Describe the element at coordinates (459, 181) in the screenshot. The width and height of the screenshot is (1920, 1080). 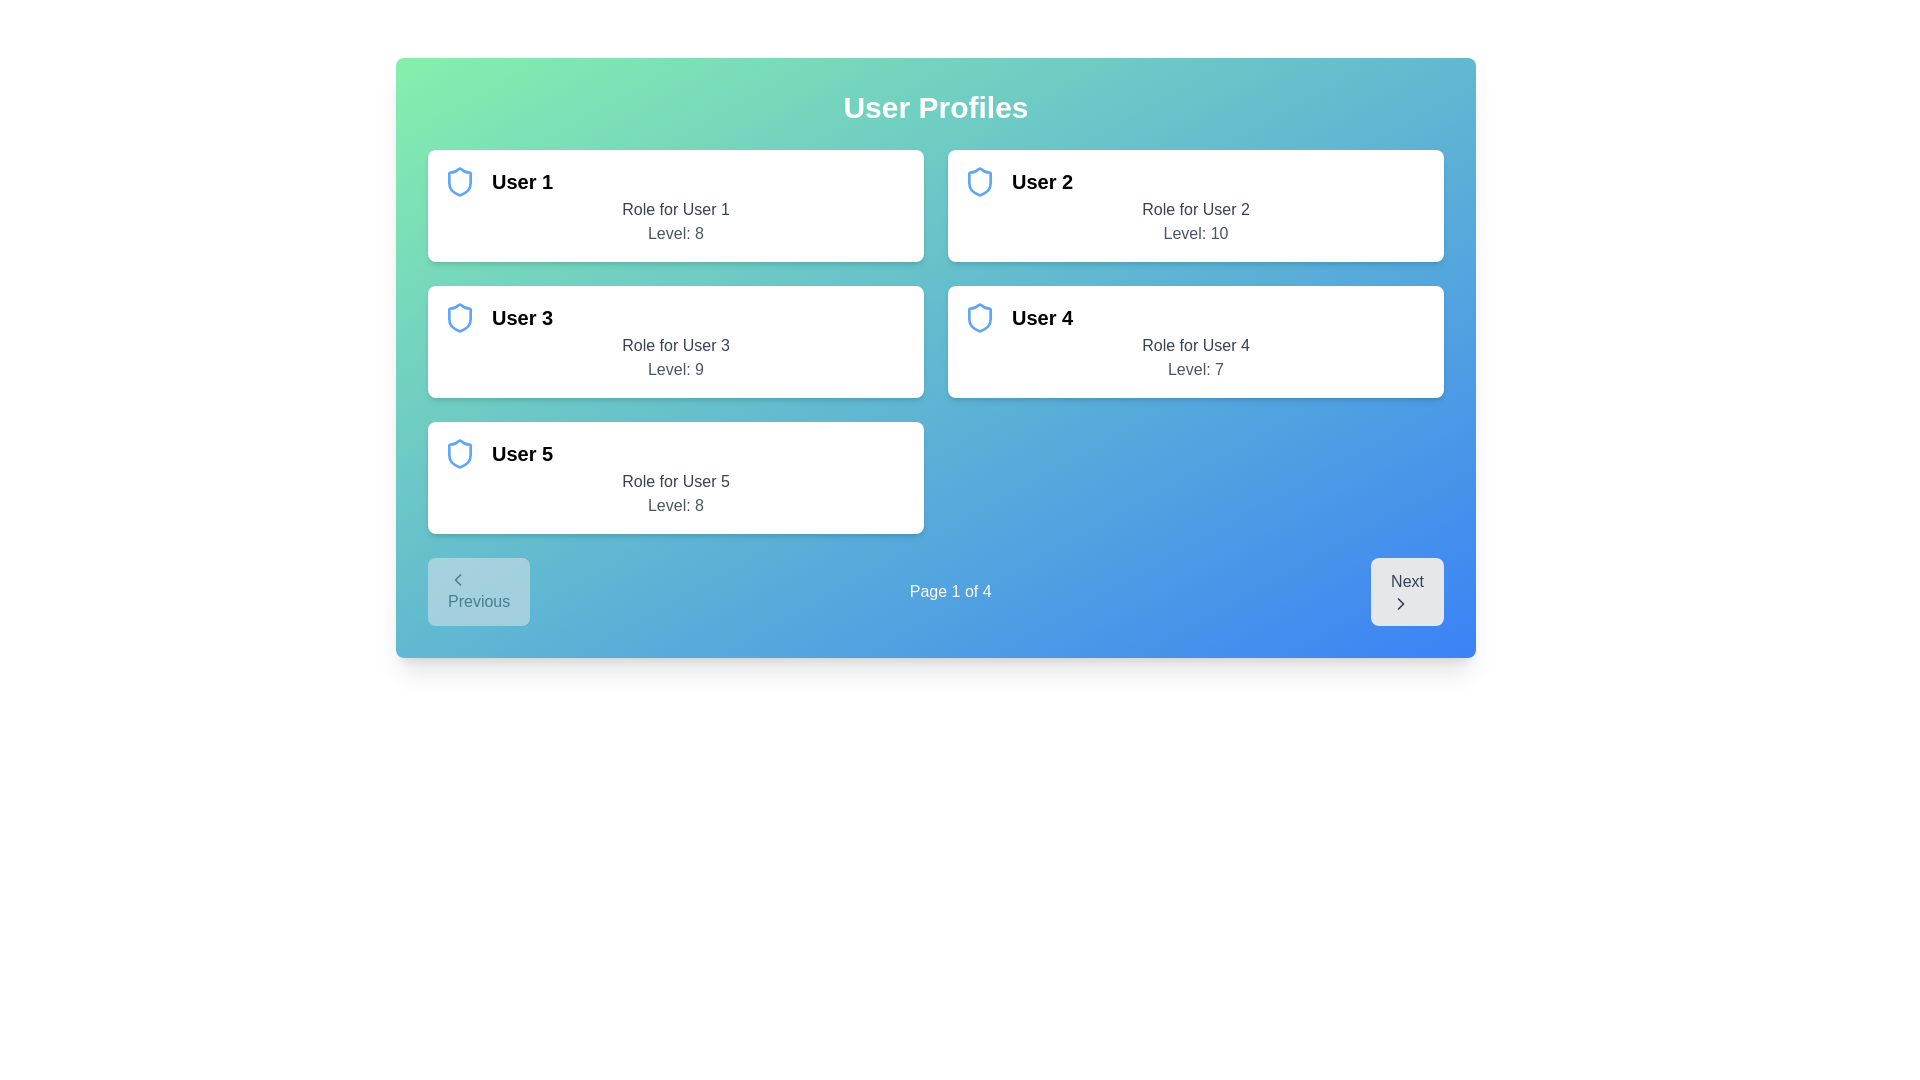
I see `the shield-like icon with a blue outline and white fill, located in the user profile card labeled 'User 1' at the top-left corner of the grid layout` at that location.